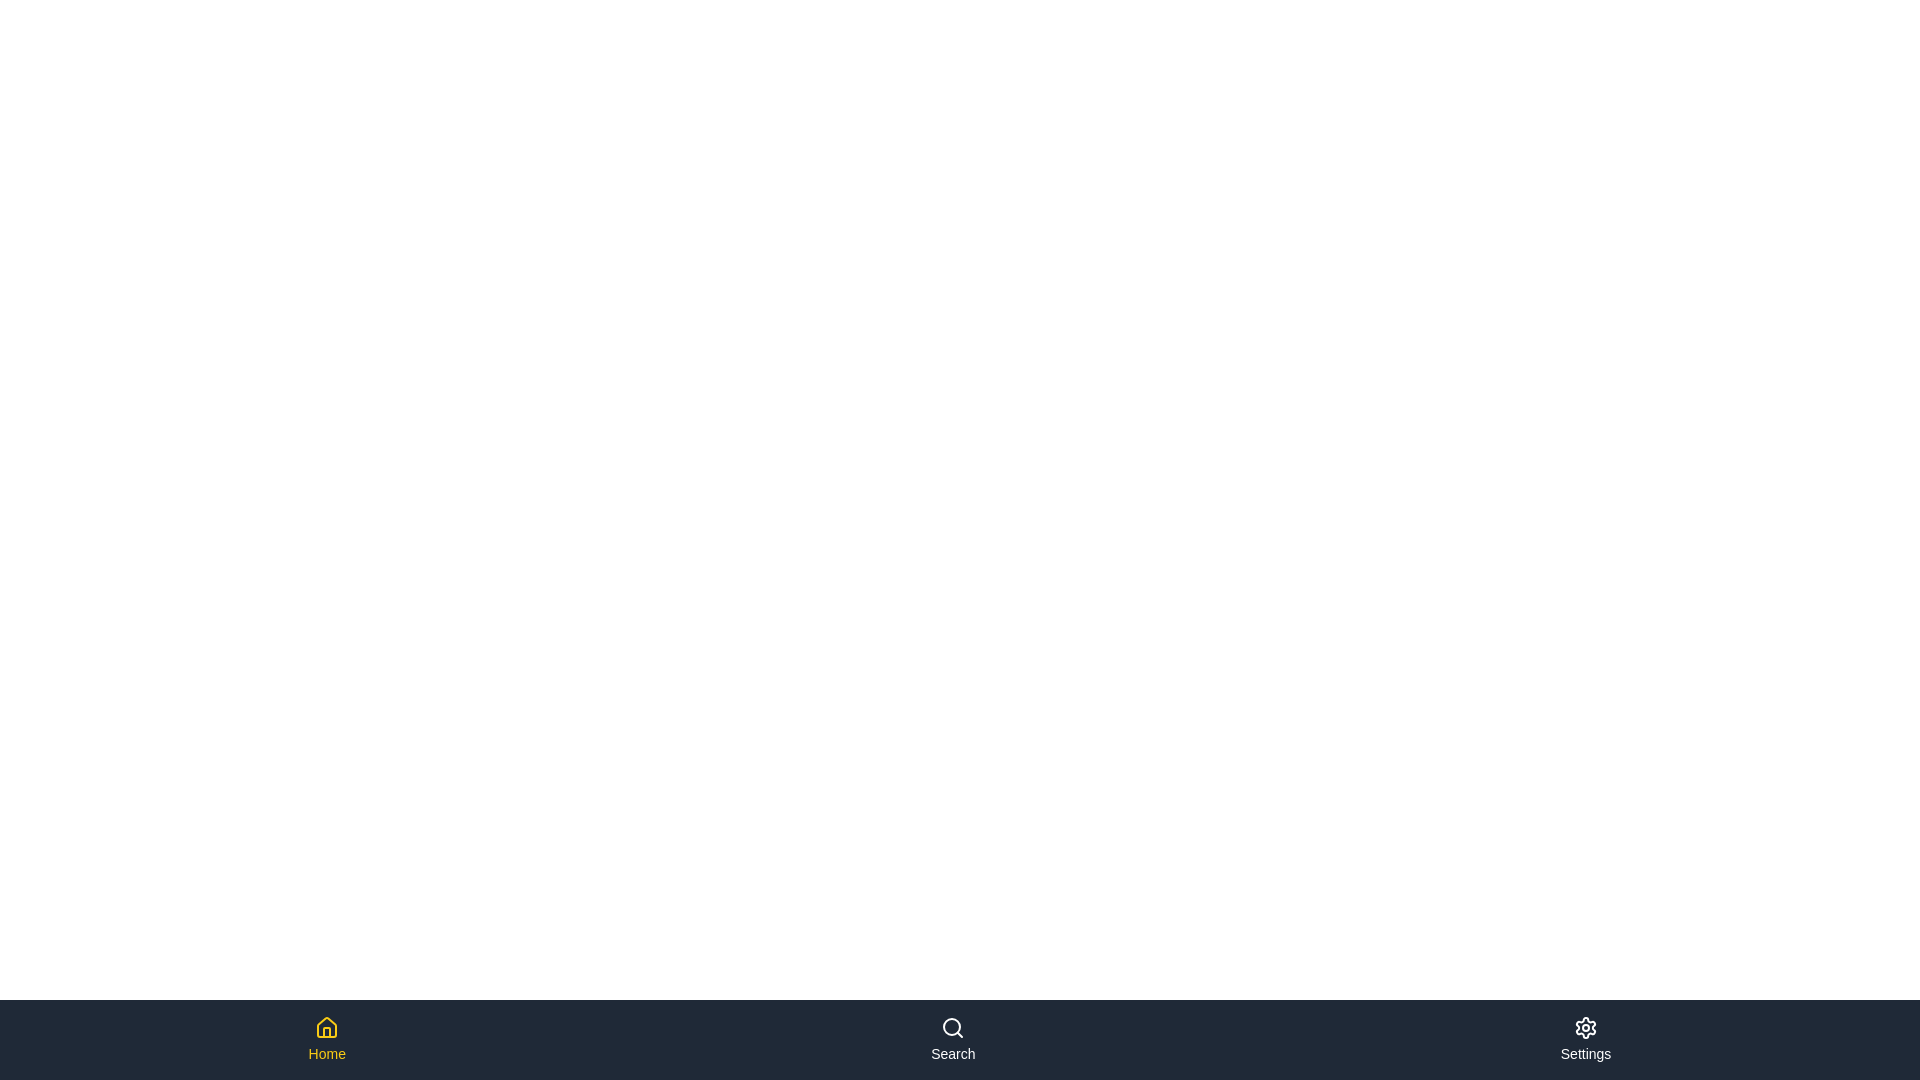 The height and width of the screenshot is (1080, 1920). I want to click on the navigation item Settings to switch views, so click(1584, 1039).